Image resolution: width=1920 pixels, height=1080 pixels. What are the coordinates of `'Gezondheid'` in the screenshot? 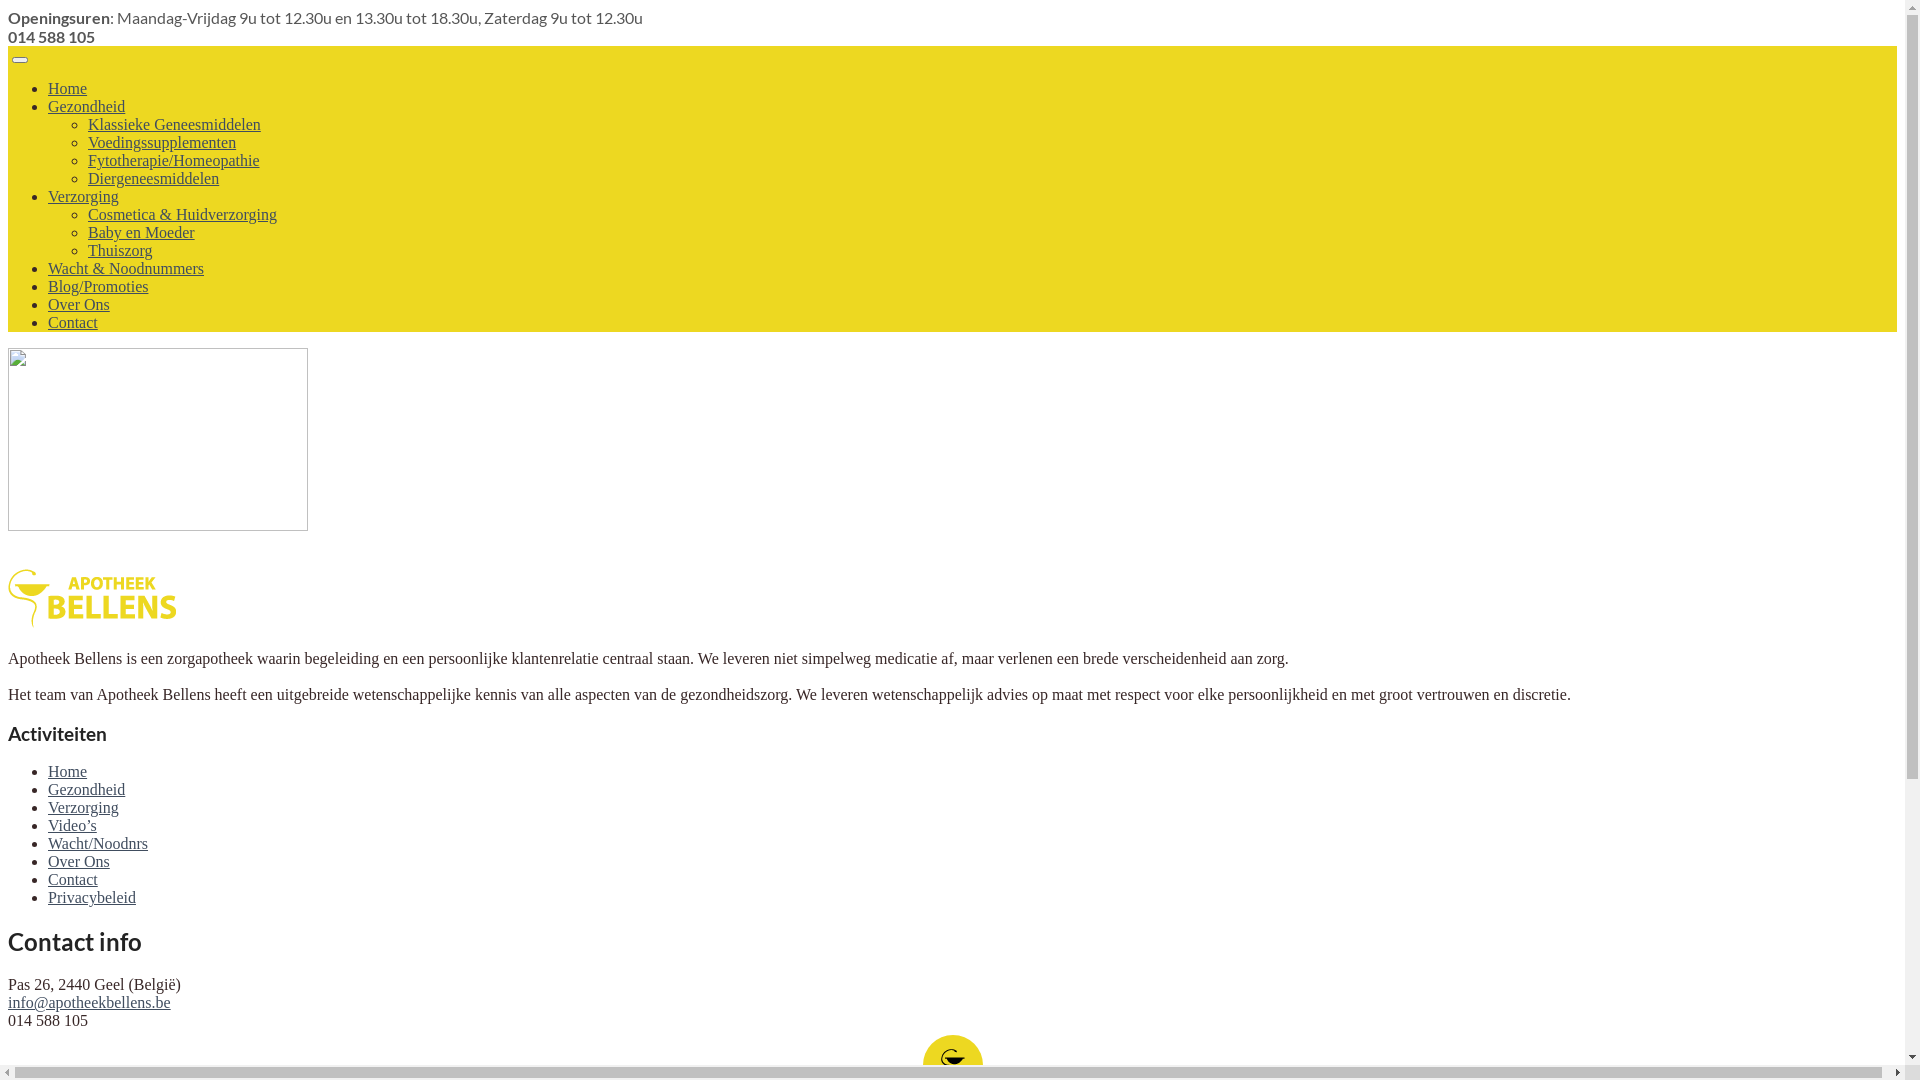 It's located at (85, 106).